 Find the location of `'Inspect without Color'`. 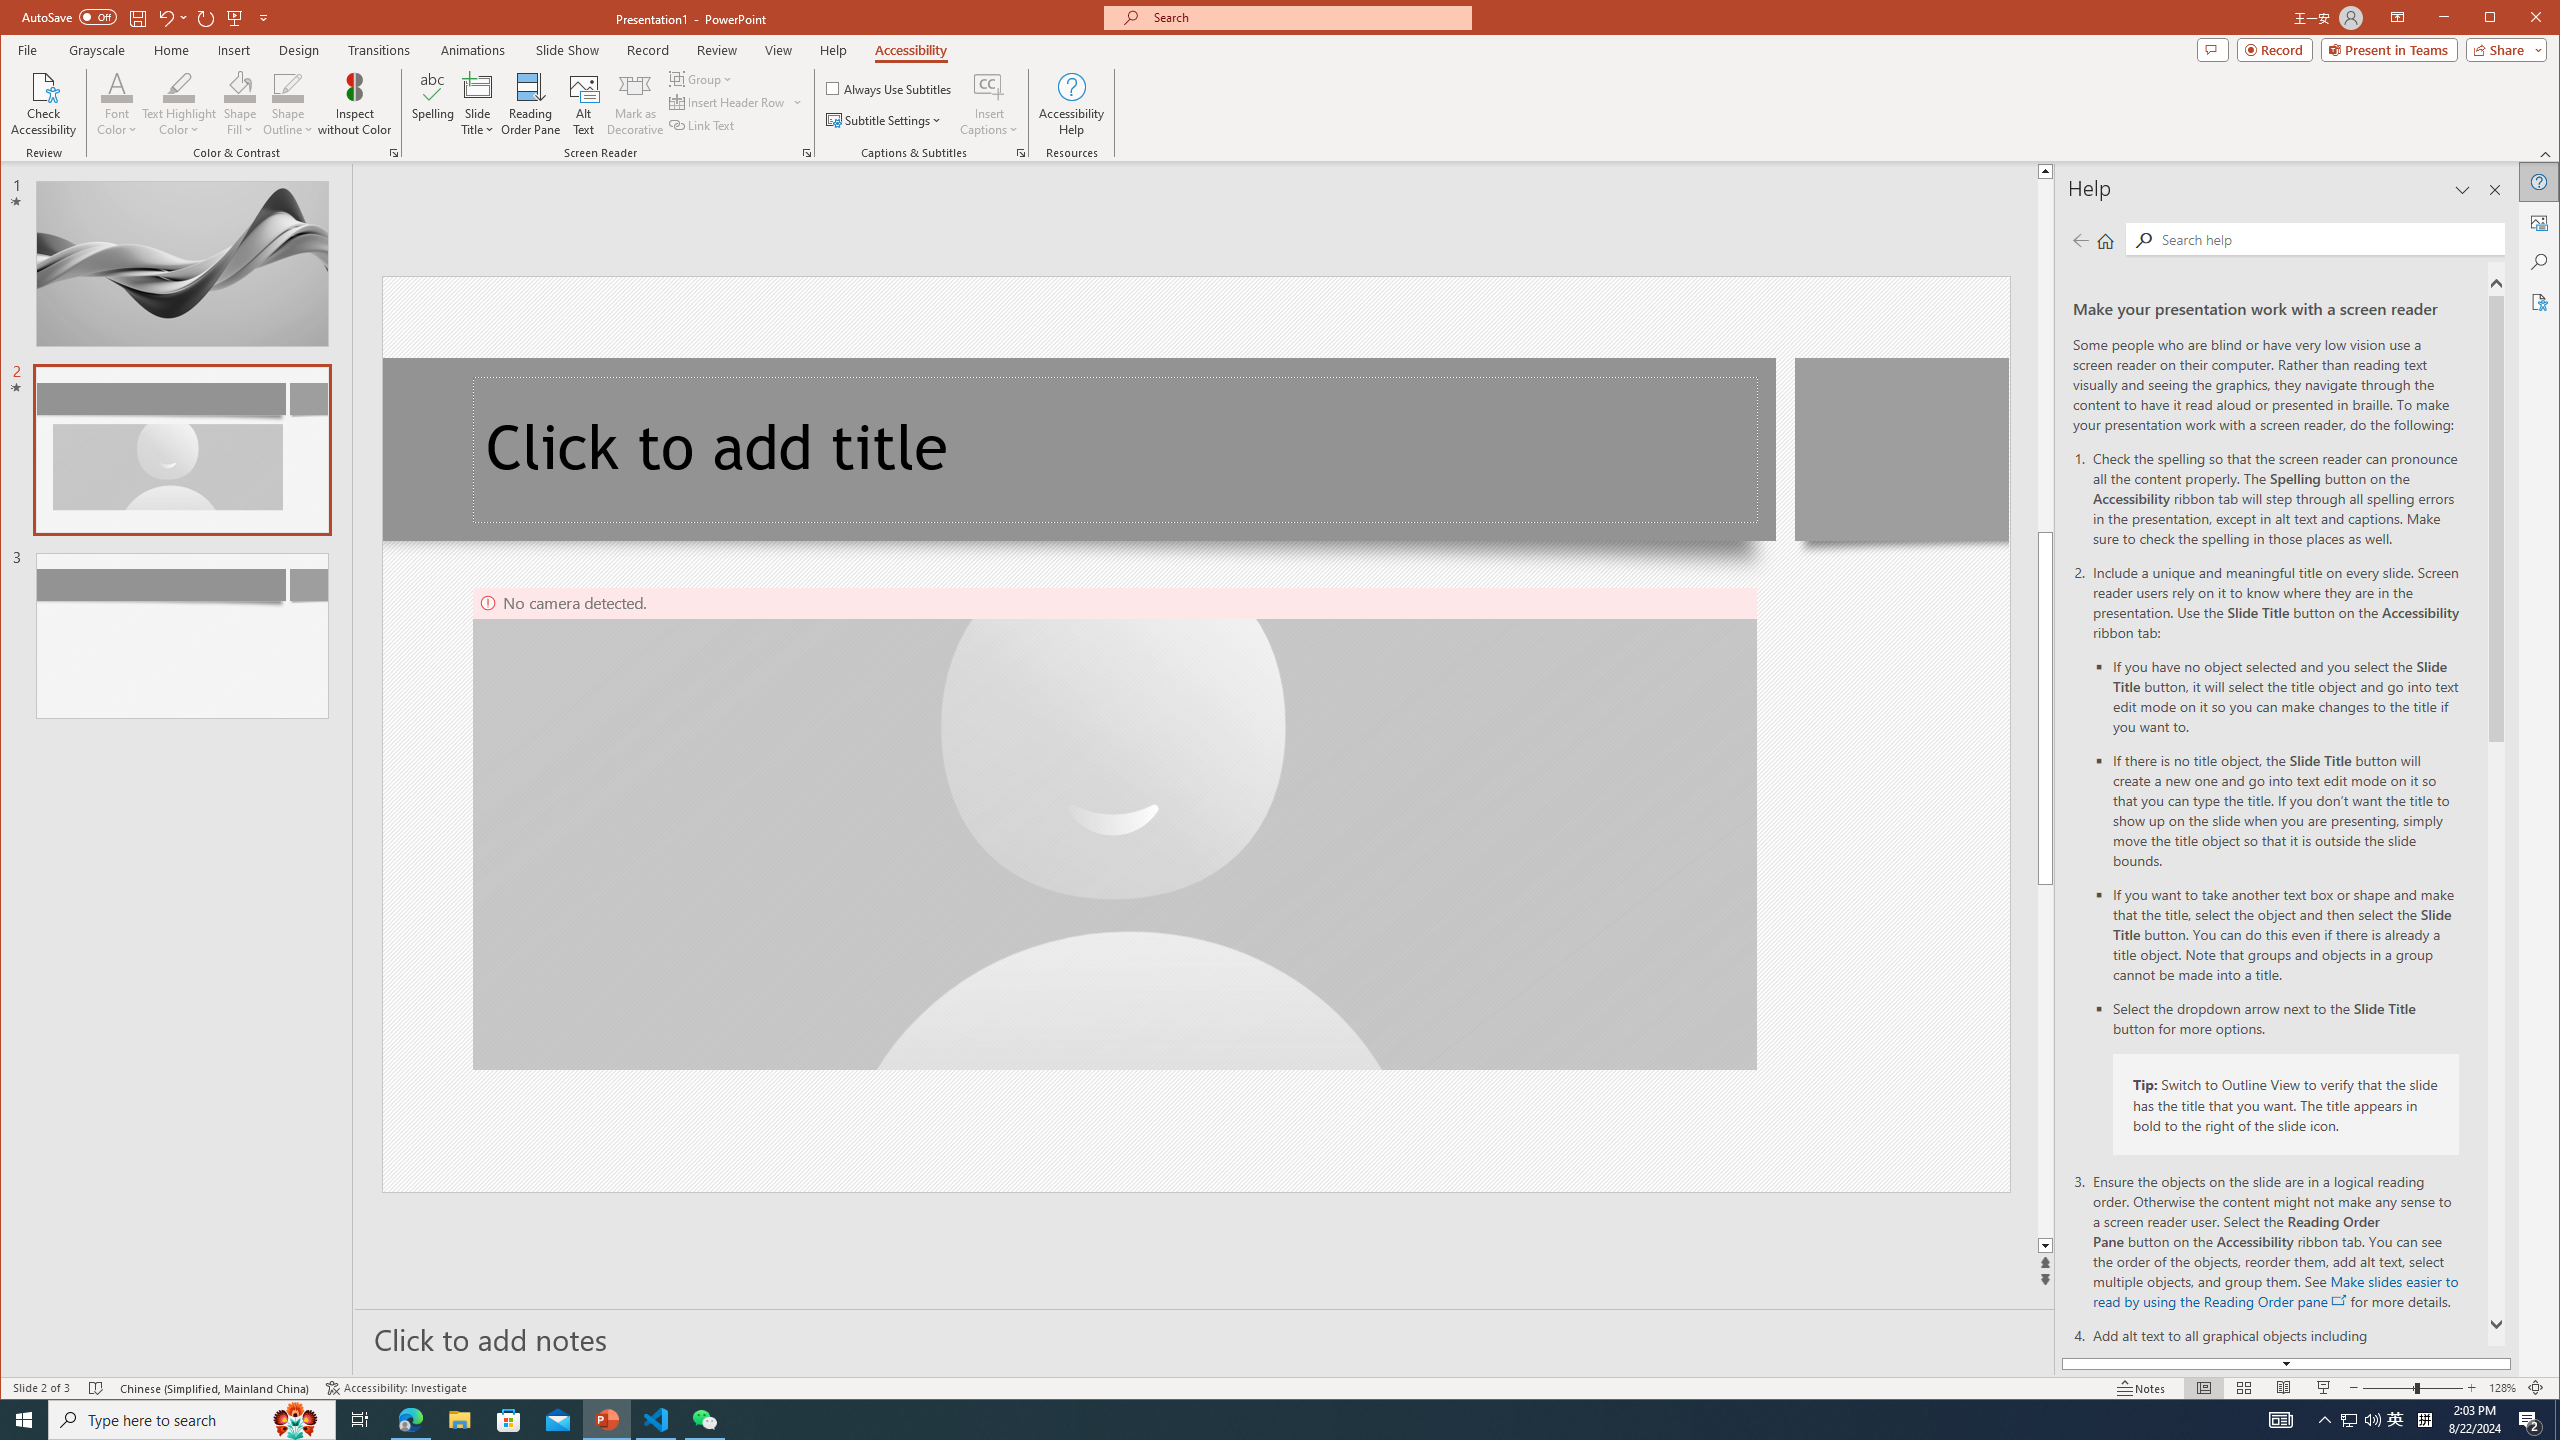

'Inspect without Color' is located at coordinates (354, 103).